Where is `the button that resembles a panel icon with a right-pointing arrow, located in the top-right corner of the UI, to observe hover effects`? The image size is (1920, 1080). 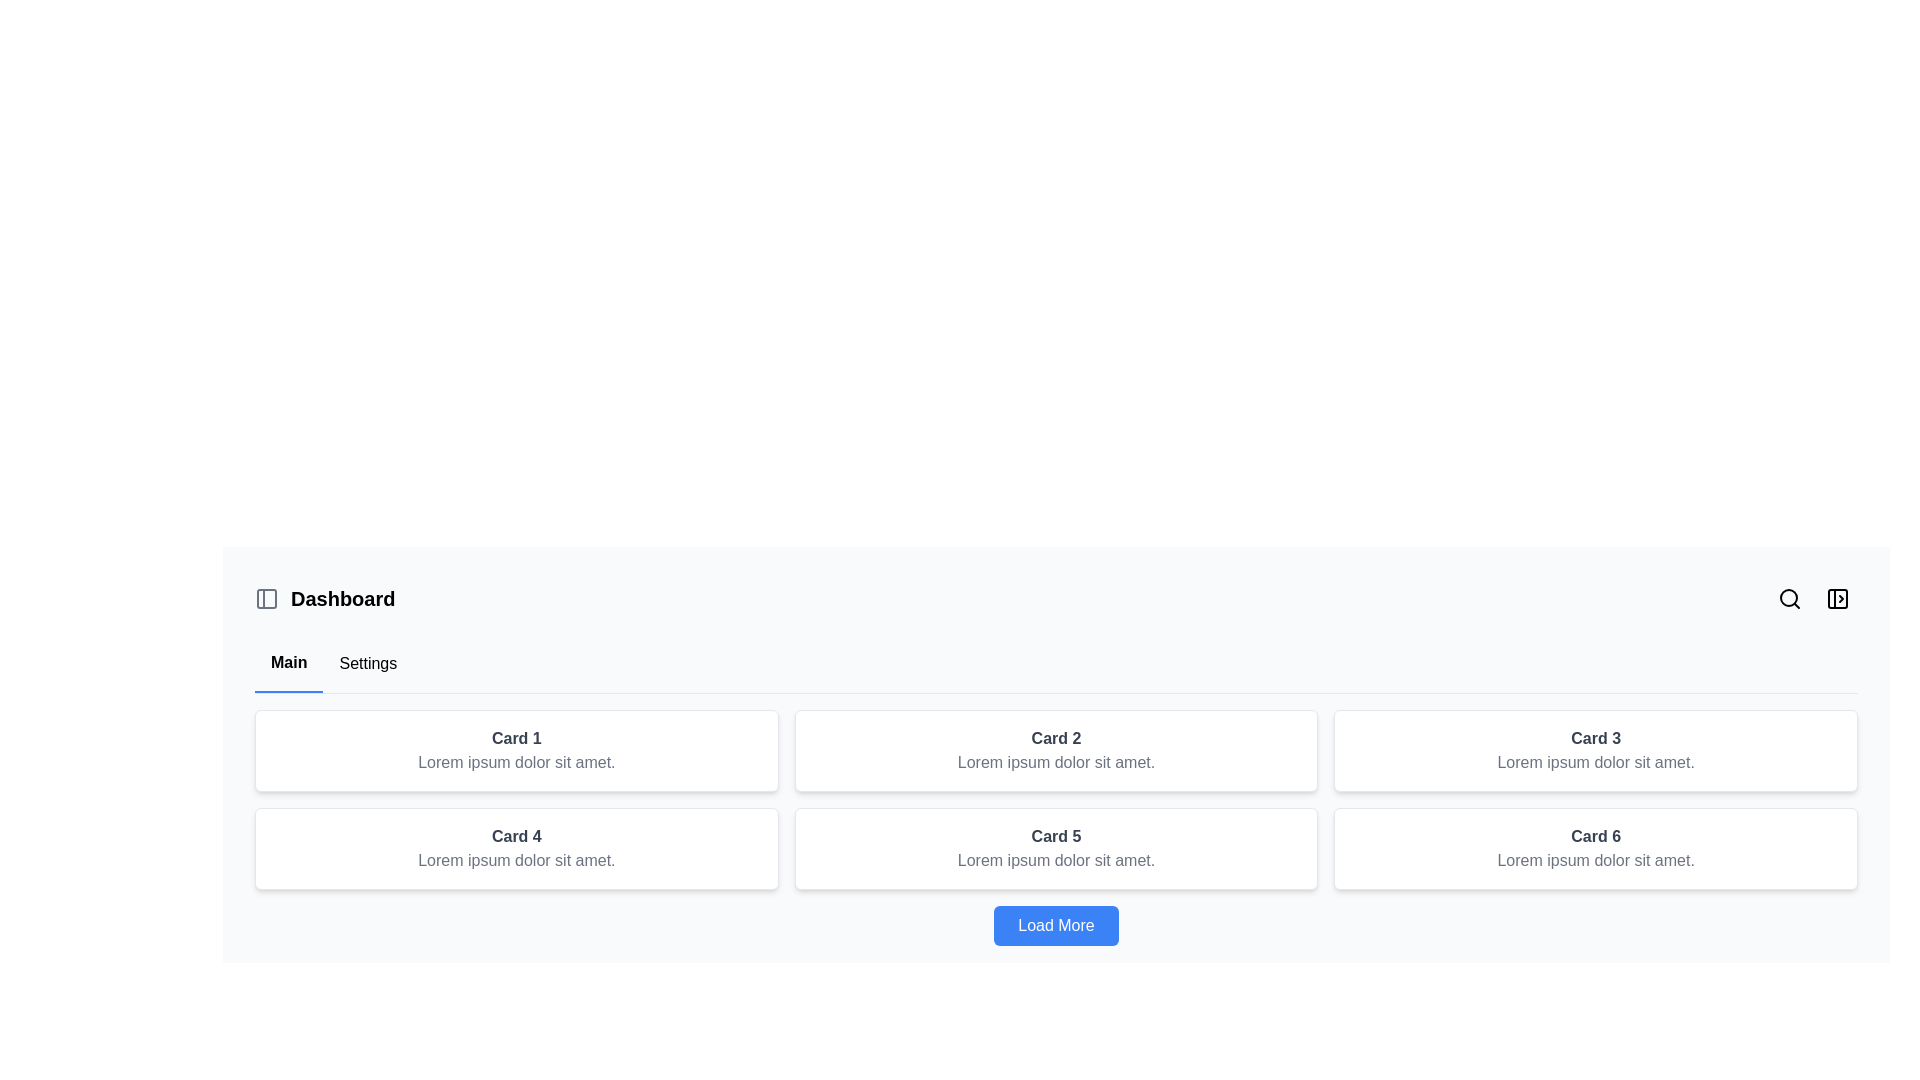 the button that resembles a panel icon with a right-pointing arrow, located in the top-right corner of the UI, to observe hover effects is located at coordinates (1838, 597).